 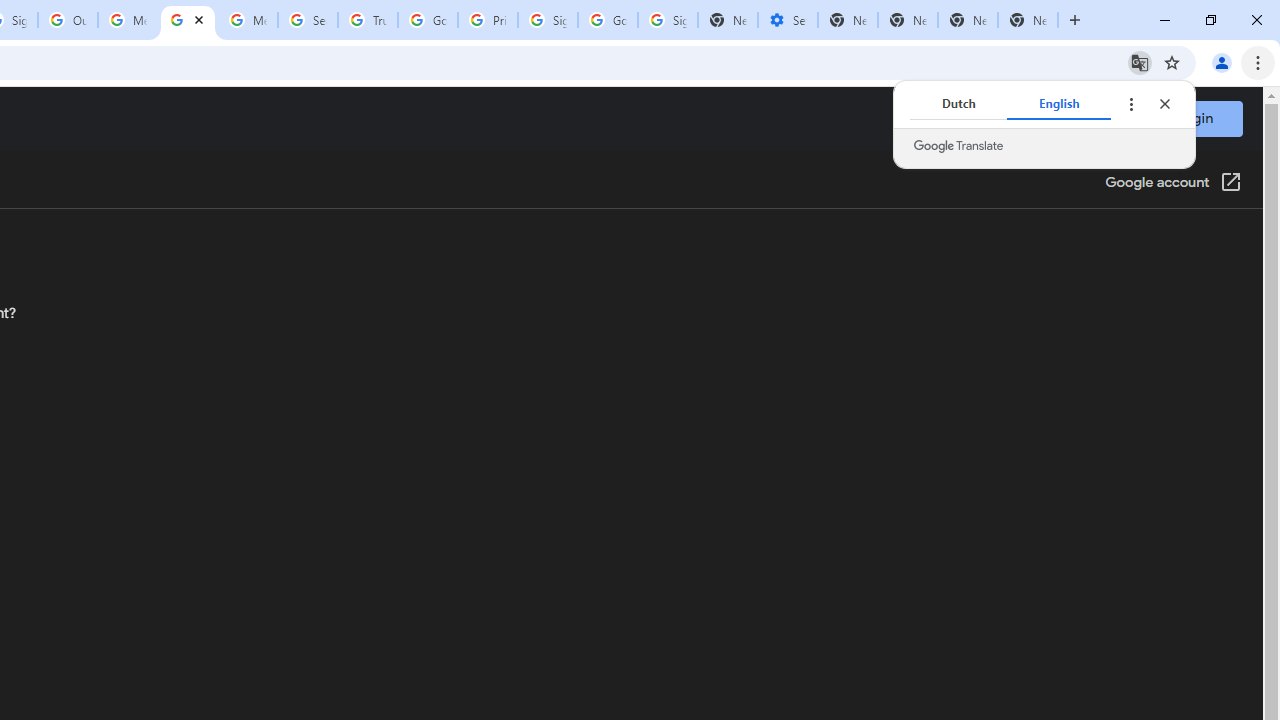 What do you see at coordinates (427, 20) in the screenshot?
I see `'Google Ads - Sign in'` at bounding box center [427, 20].